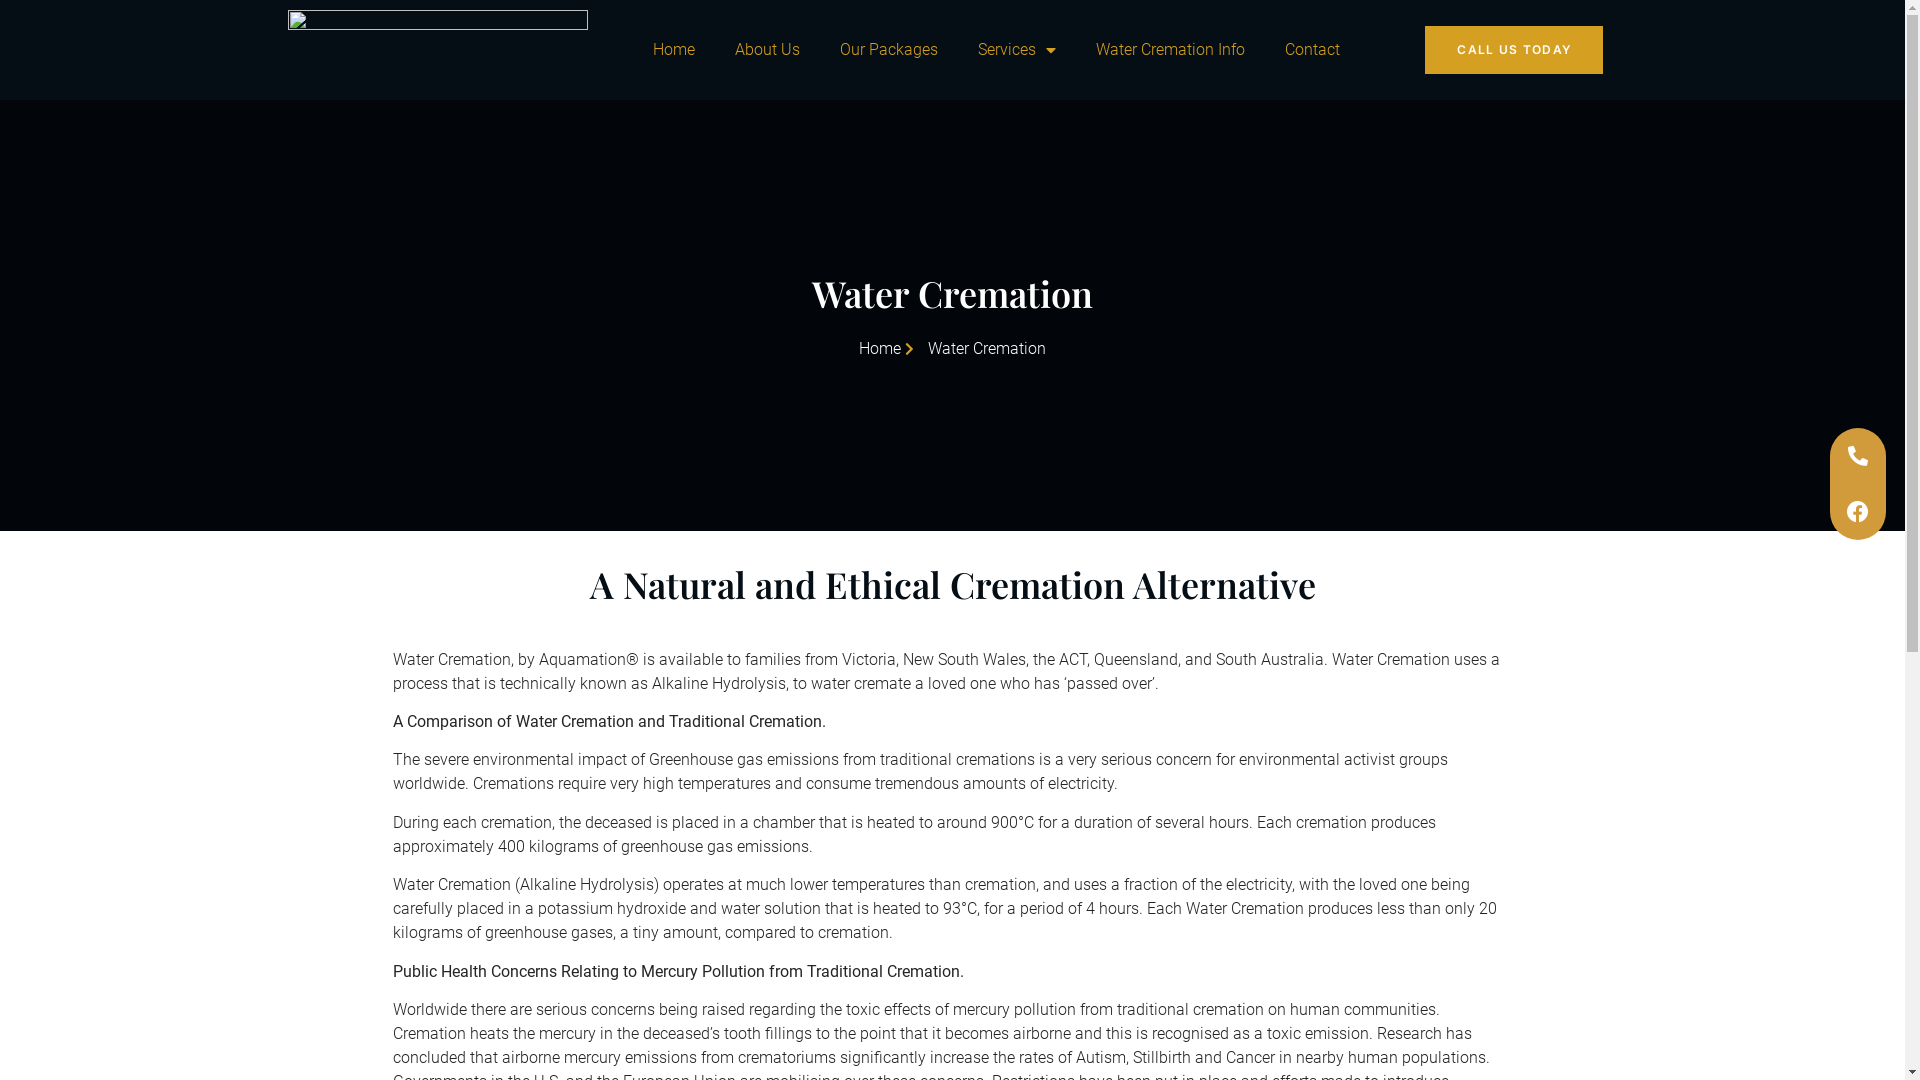  What do you see at coordinates (887, 49) in the screenshot?
I see `'Our Packages'` at bounding box center [887, 49].